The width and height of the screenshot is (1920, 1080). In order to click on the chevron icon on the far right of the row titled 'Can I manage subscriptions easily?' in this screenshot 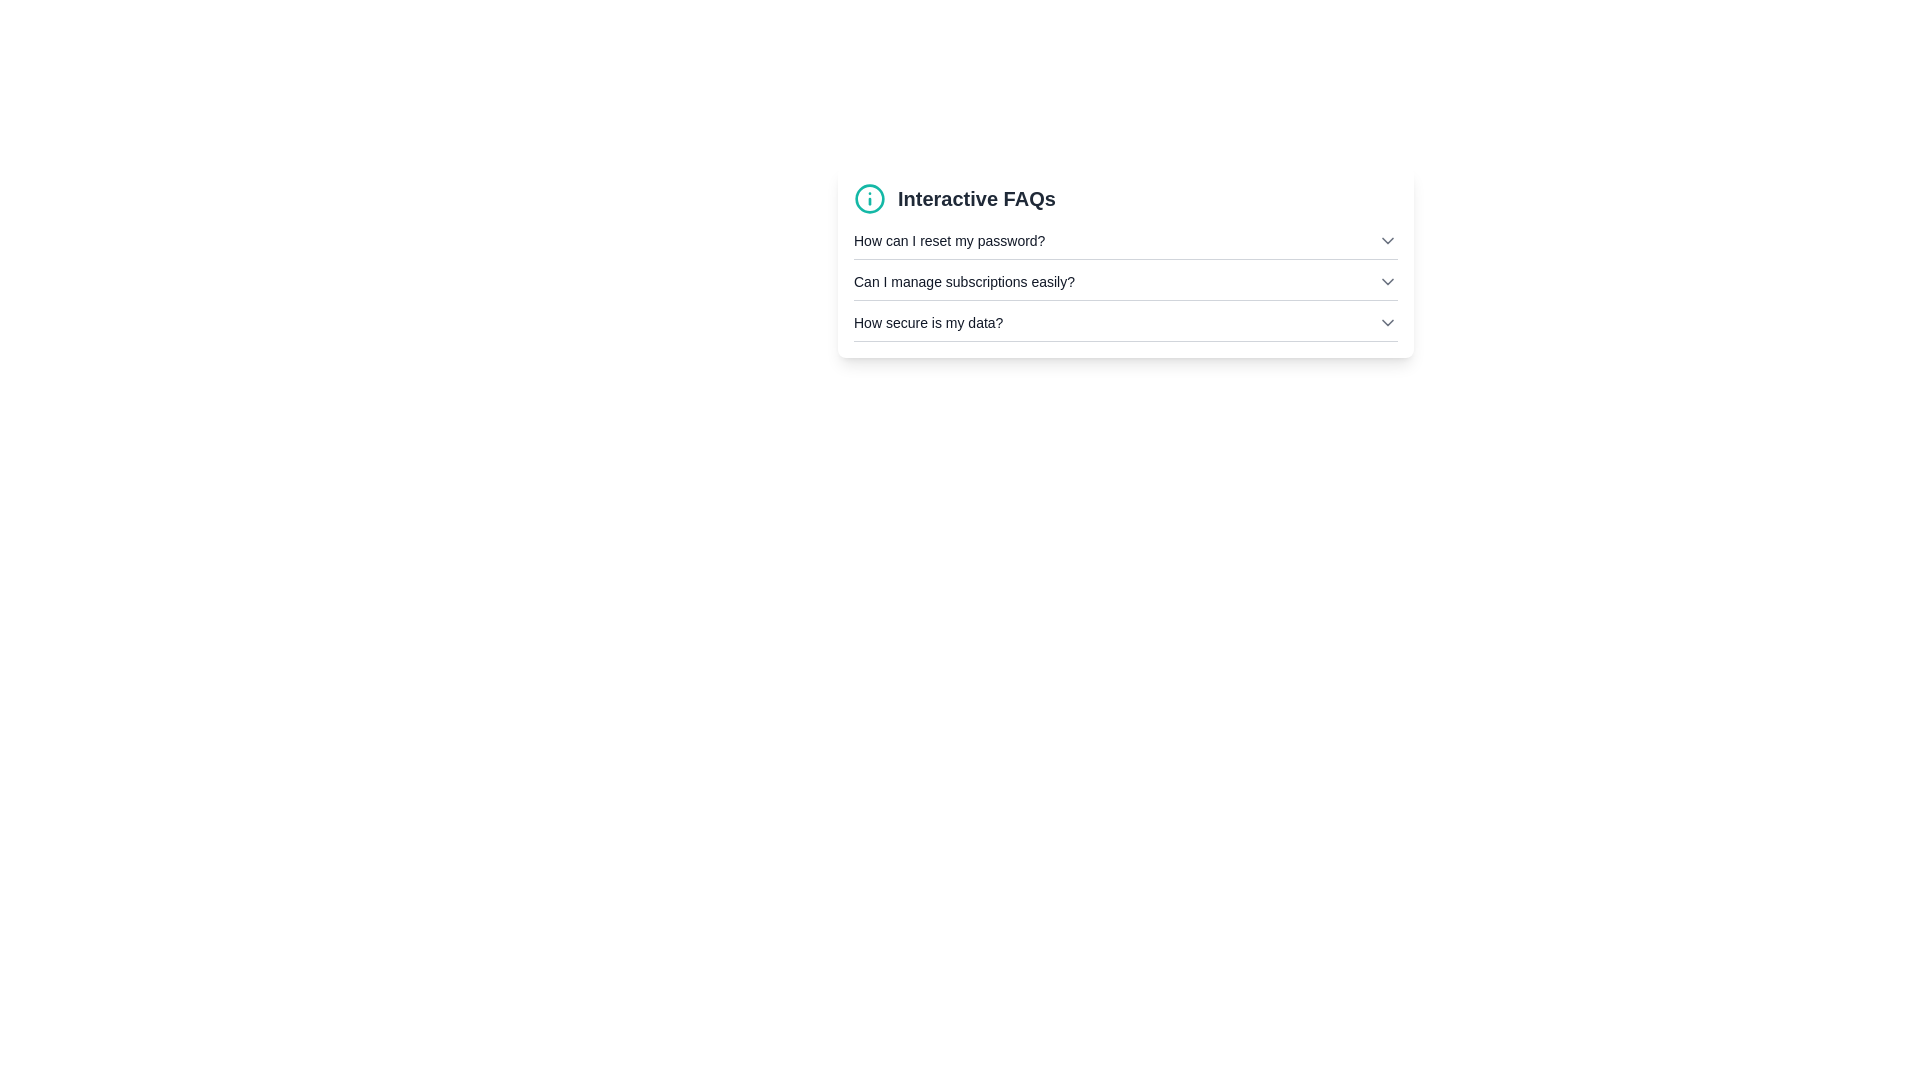, I will do `click(1386, 281)`.